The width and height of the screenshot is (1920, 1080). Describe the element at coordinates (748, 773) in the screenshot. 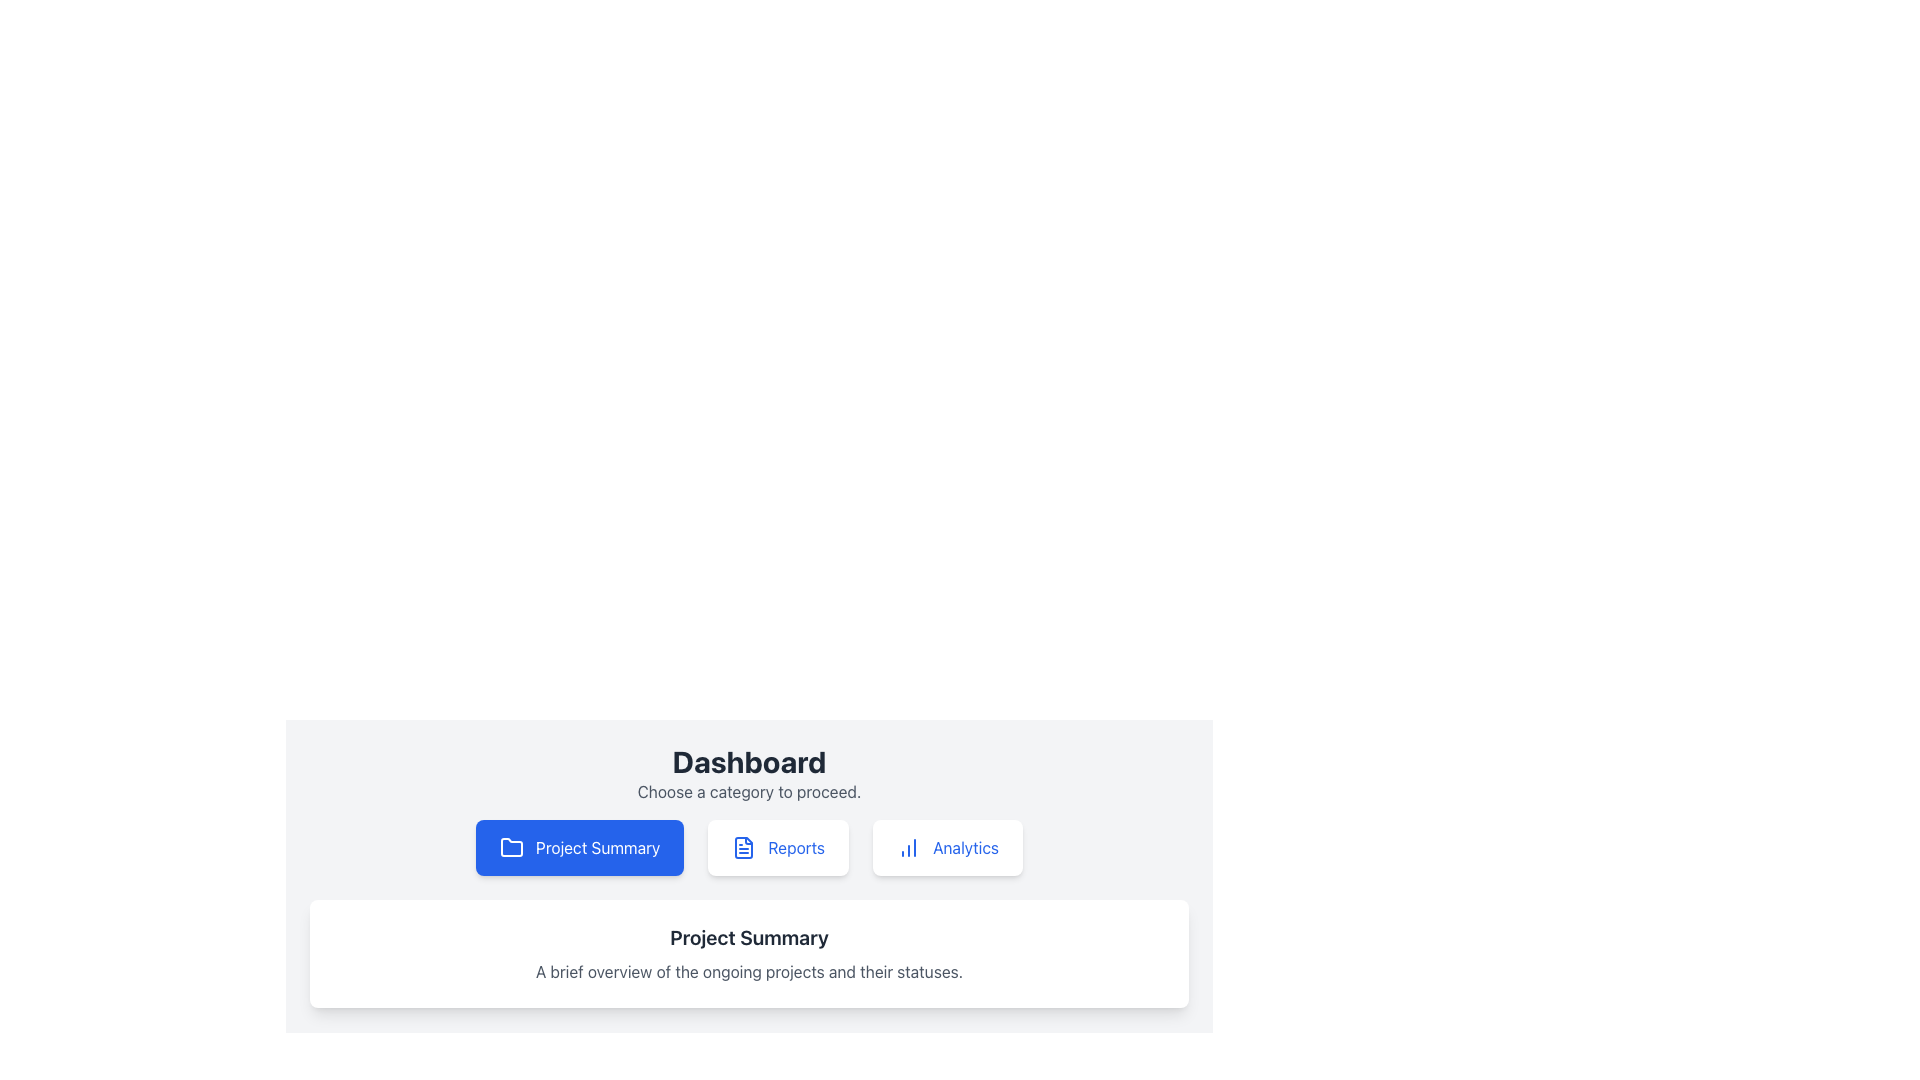

I see `the informational header titled 'Dashboard' which provides instructions to 'Choose a category to proceed.'` at that location.